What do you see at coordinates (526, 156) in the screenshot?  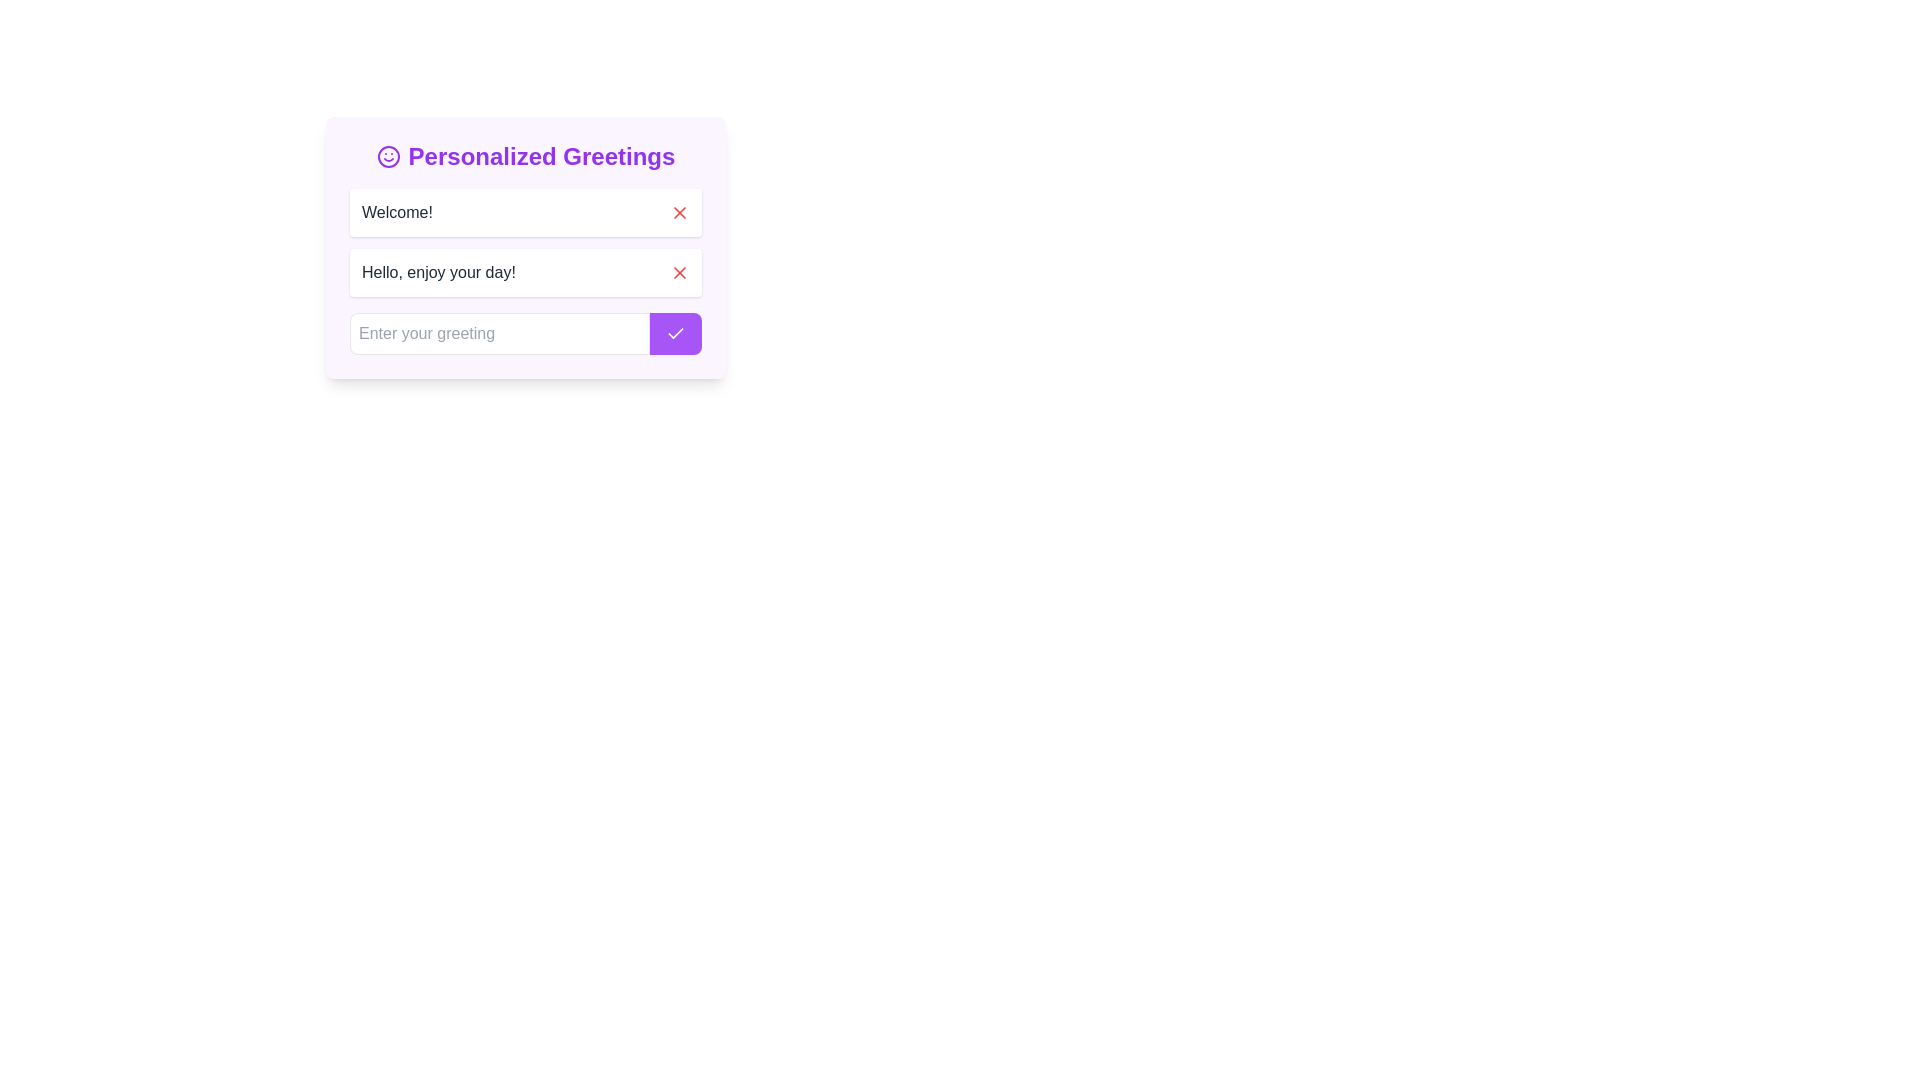 I see `the 'Personalized Greetings' text label with icon` at bounding box center [526, 156].